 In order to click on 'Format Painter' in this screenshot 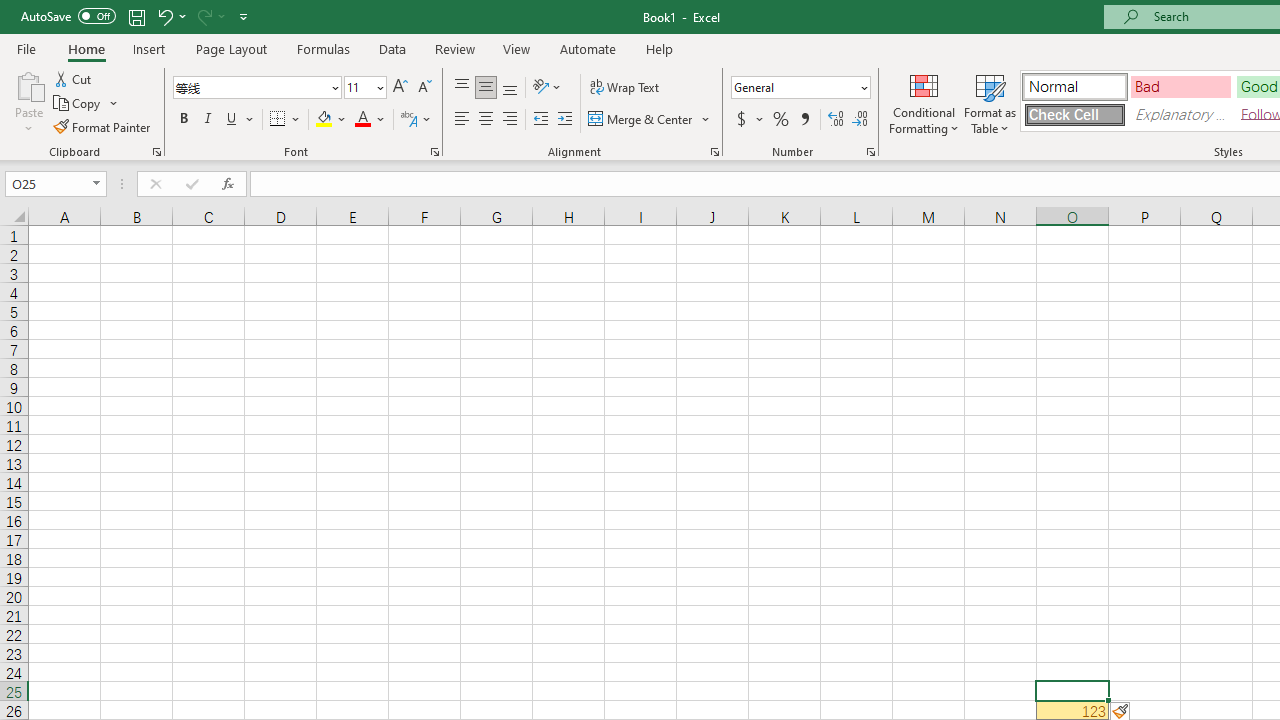, I will do `click(102, 127)`.